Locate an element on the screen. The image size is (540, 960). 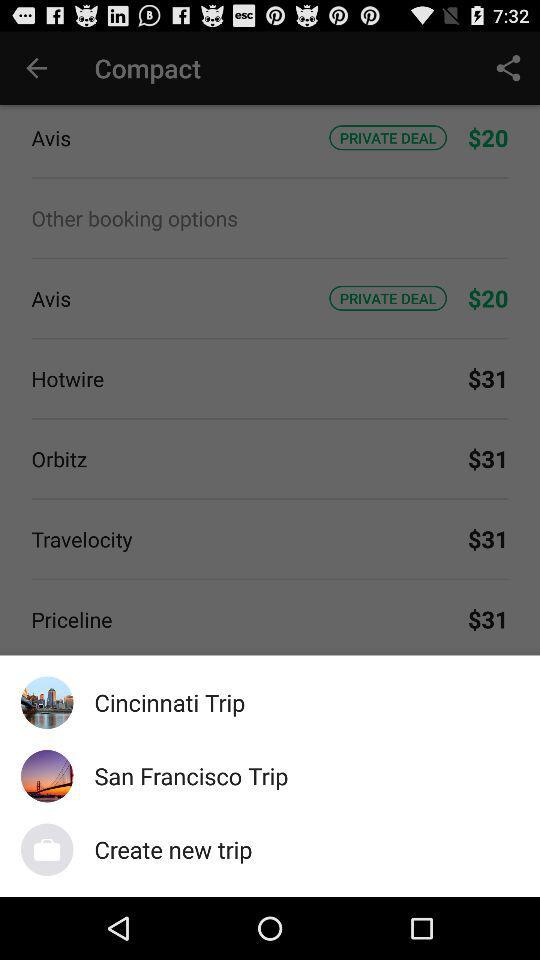
icon at the center is located at coordinates (270, 464).